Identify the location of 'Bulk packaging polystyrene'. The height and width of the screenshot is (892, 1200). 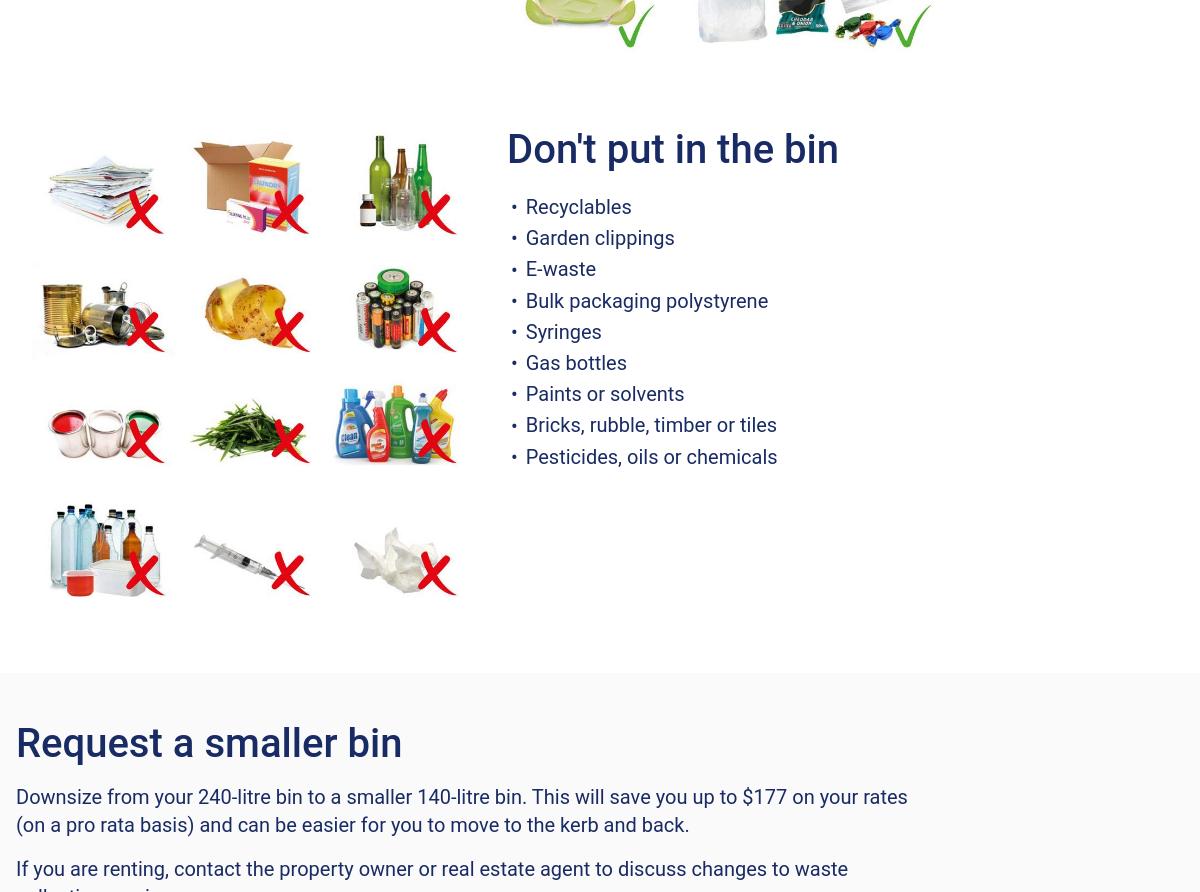
(646, 299).